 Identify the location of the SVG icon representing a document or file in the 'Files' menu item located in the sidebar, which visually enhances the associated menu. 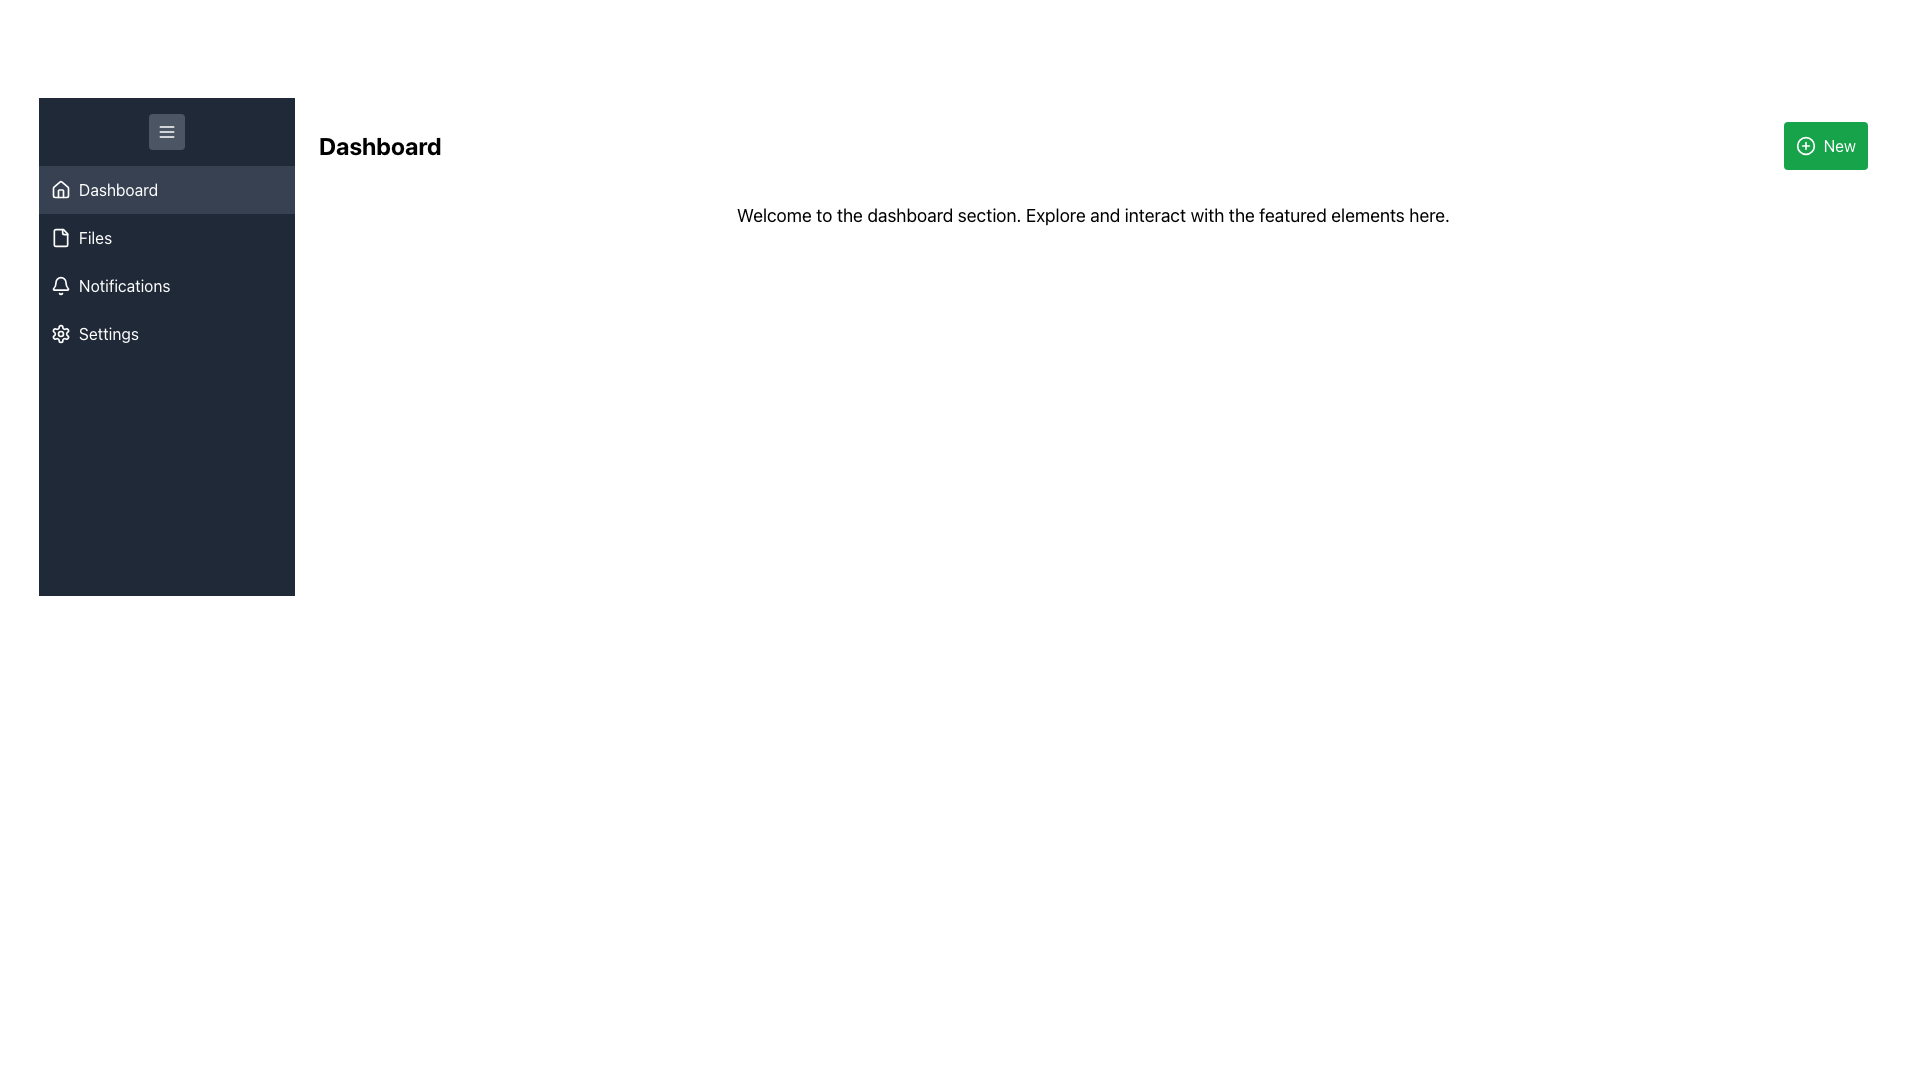
(61, 237).